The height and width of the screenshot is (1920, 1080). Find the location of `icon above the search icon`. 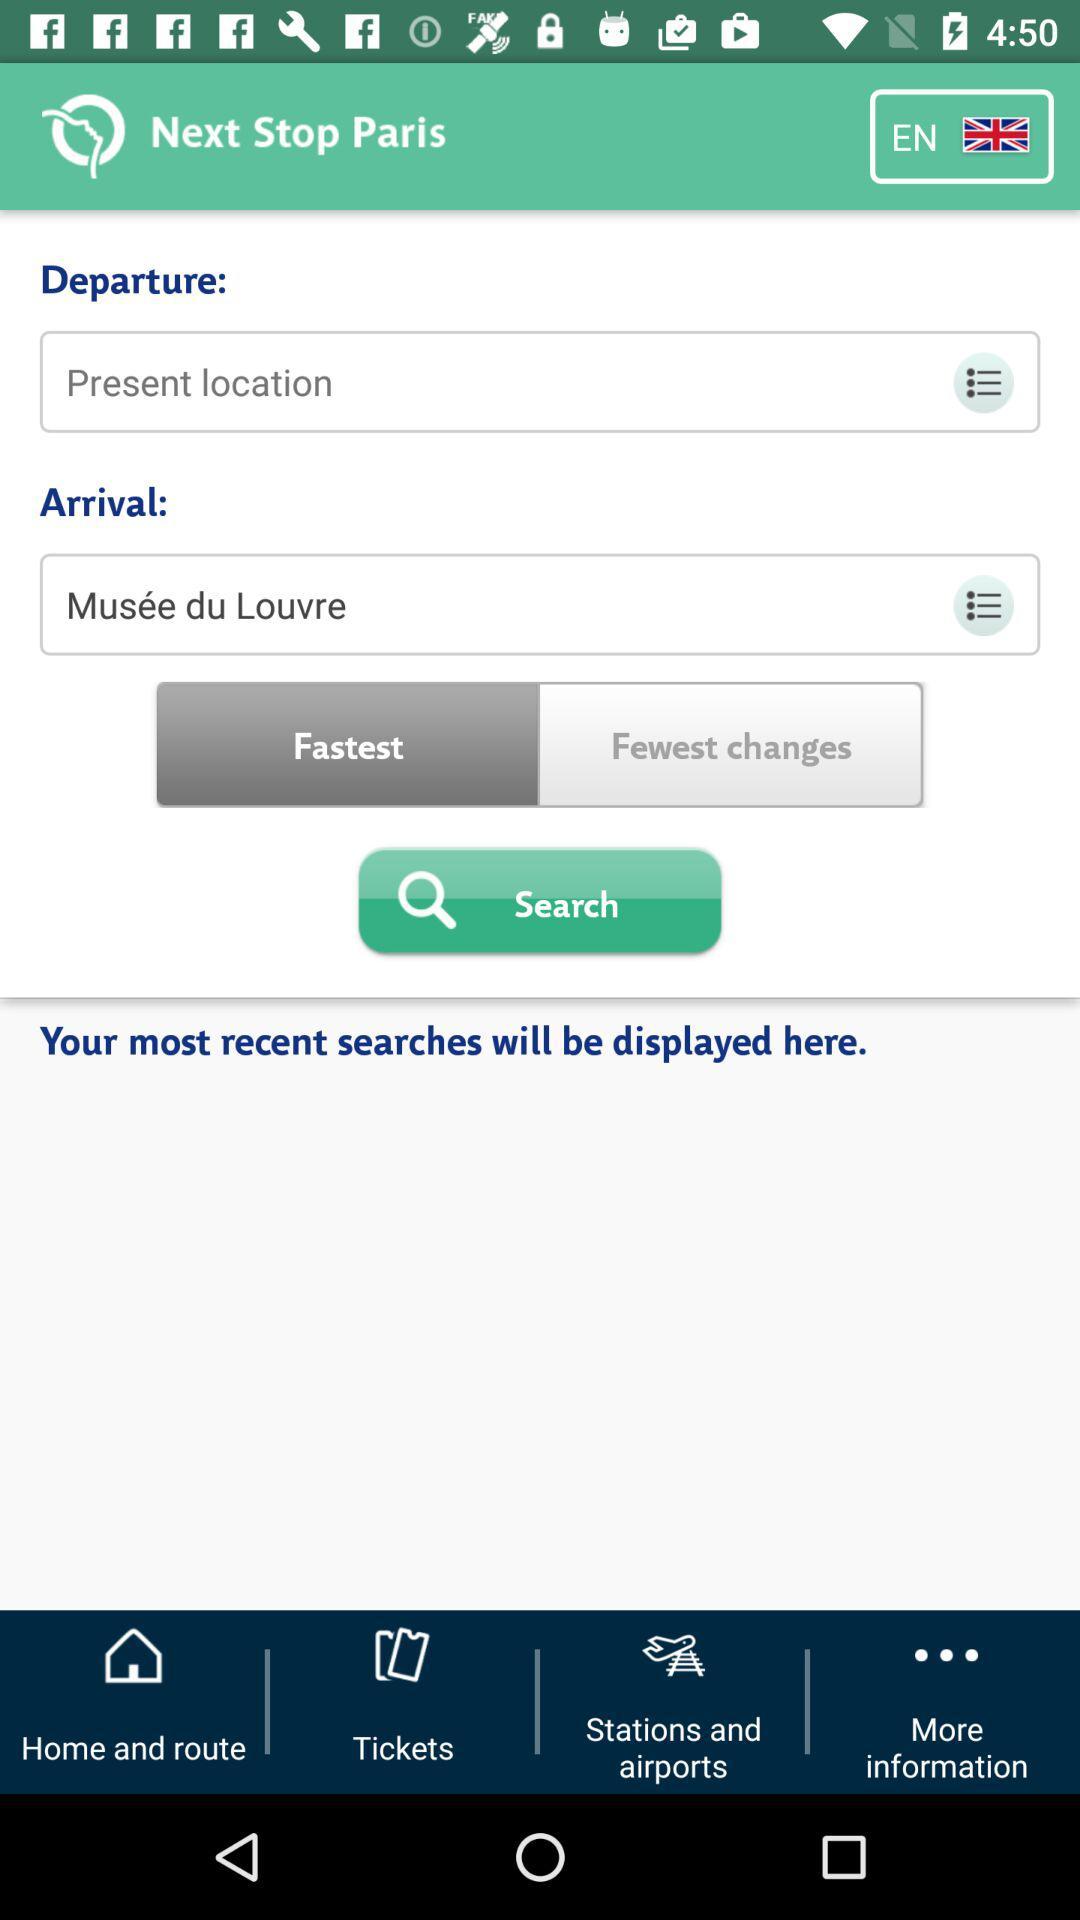

icon above the search icon is located at coordinates (347, 743).